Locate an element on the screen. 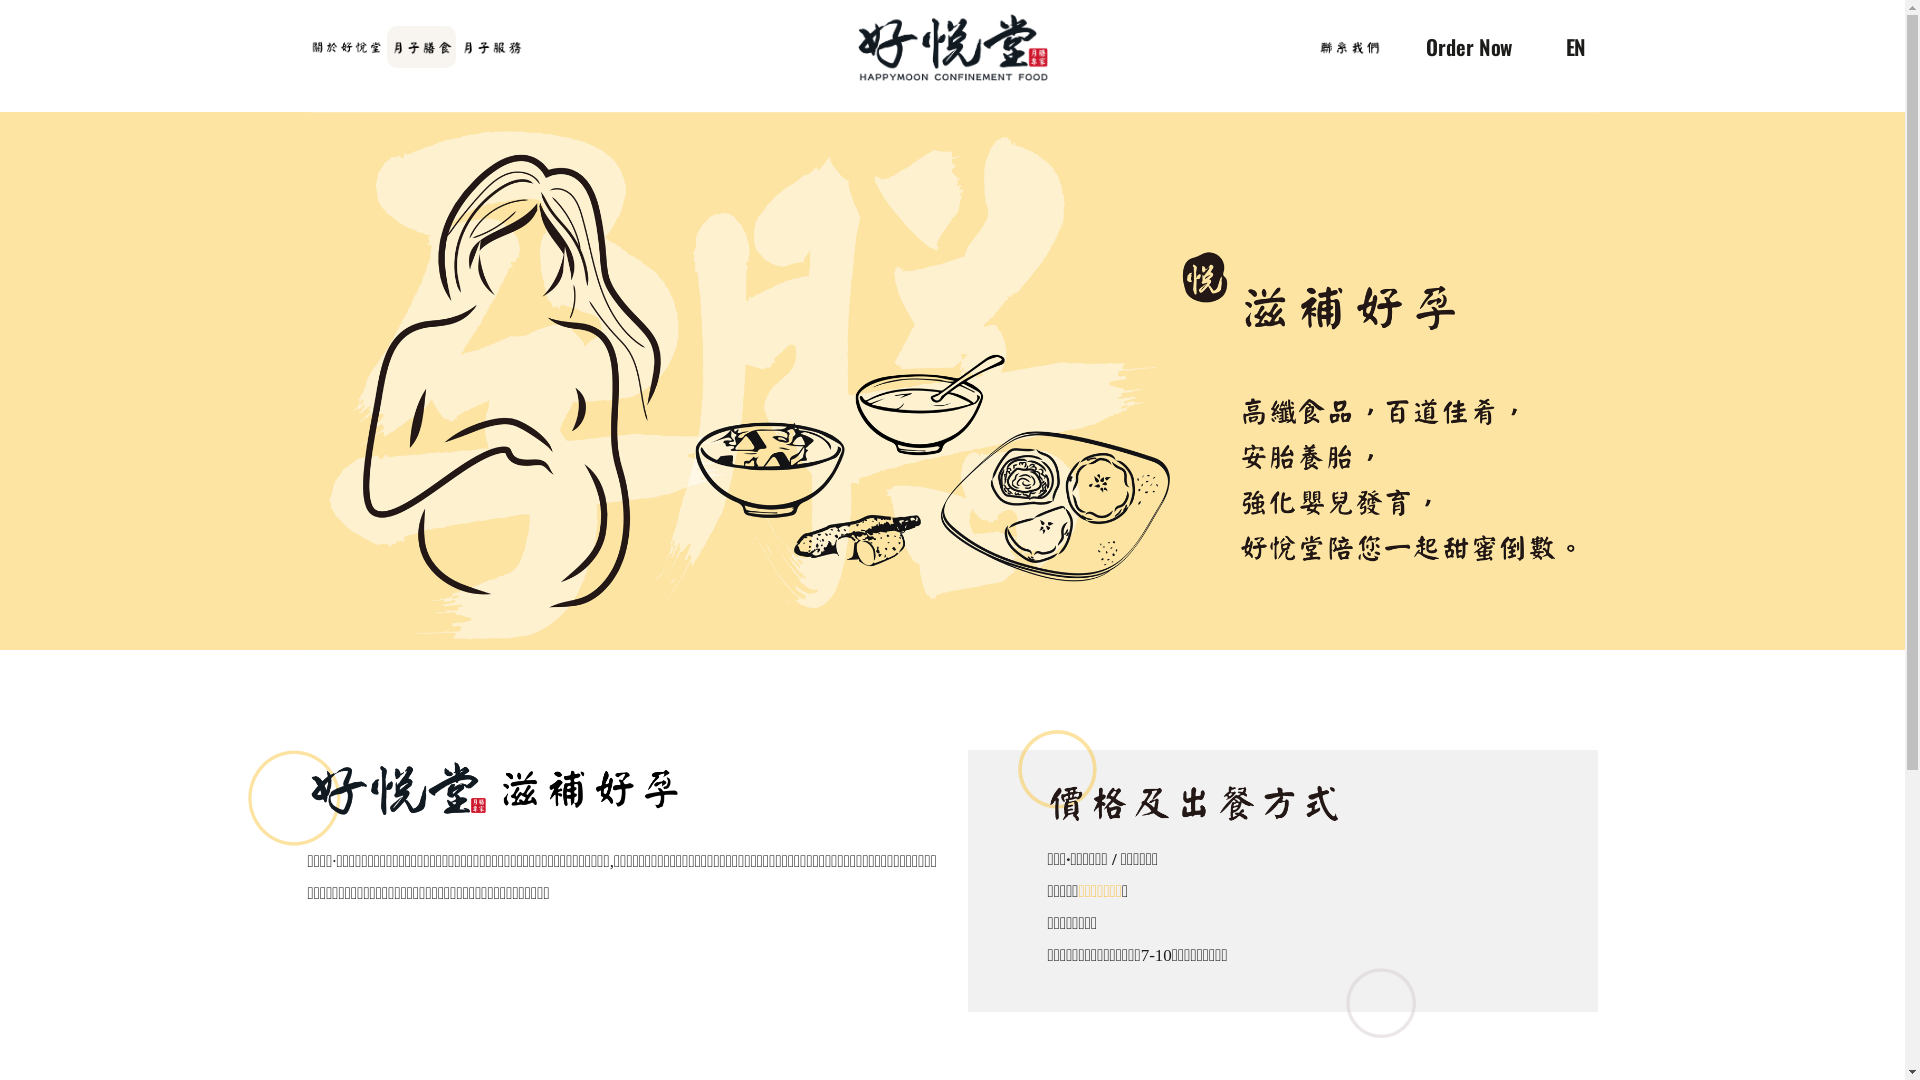 Image resolution: width=1920 pixels, height=1080 pixels. 'EN' is located at coordinates (1578, 50).